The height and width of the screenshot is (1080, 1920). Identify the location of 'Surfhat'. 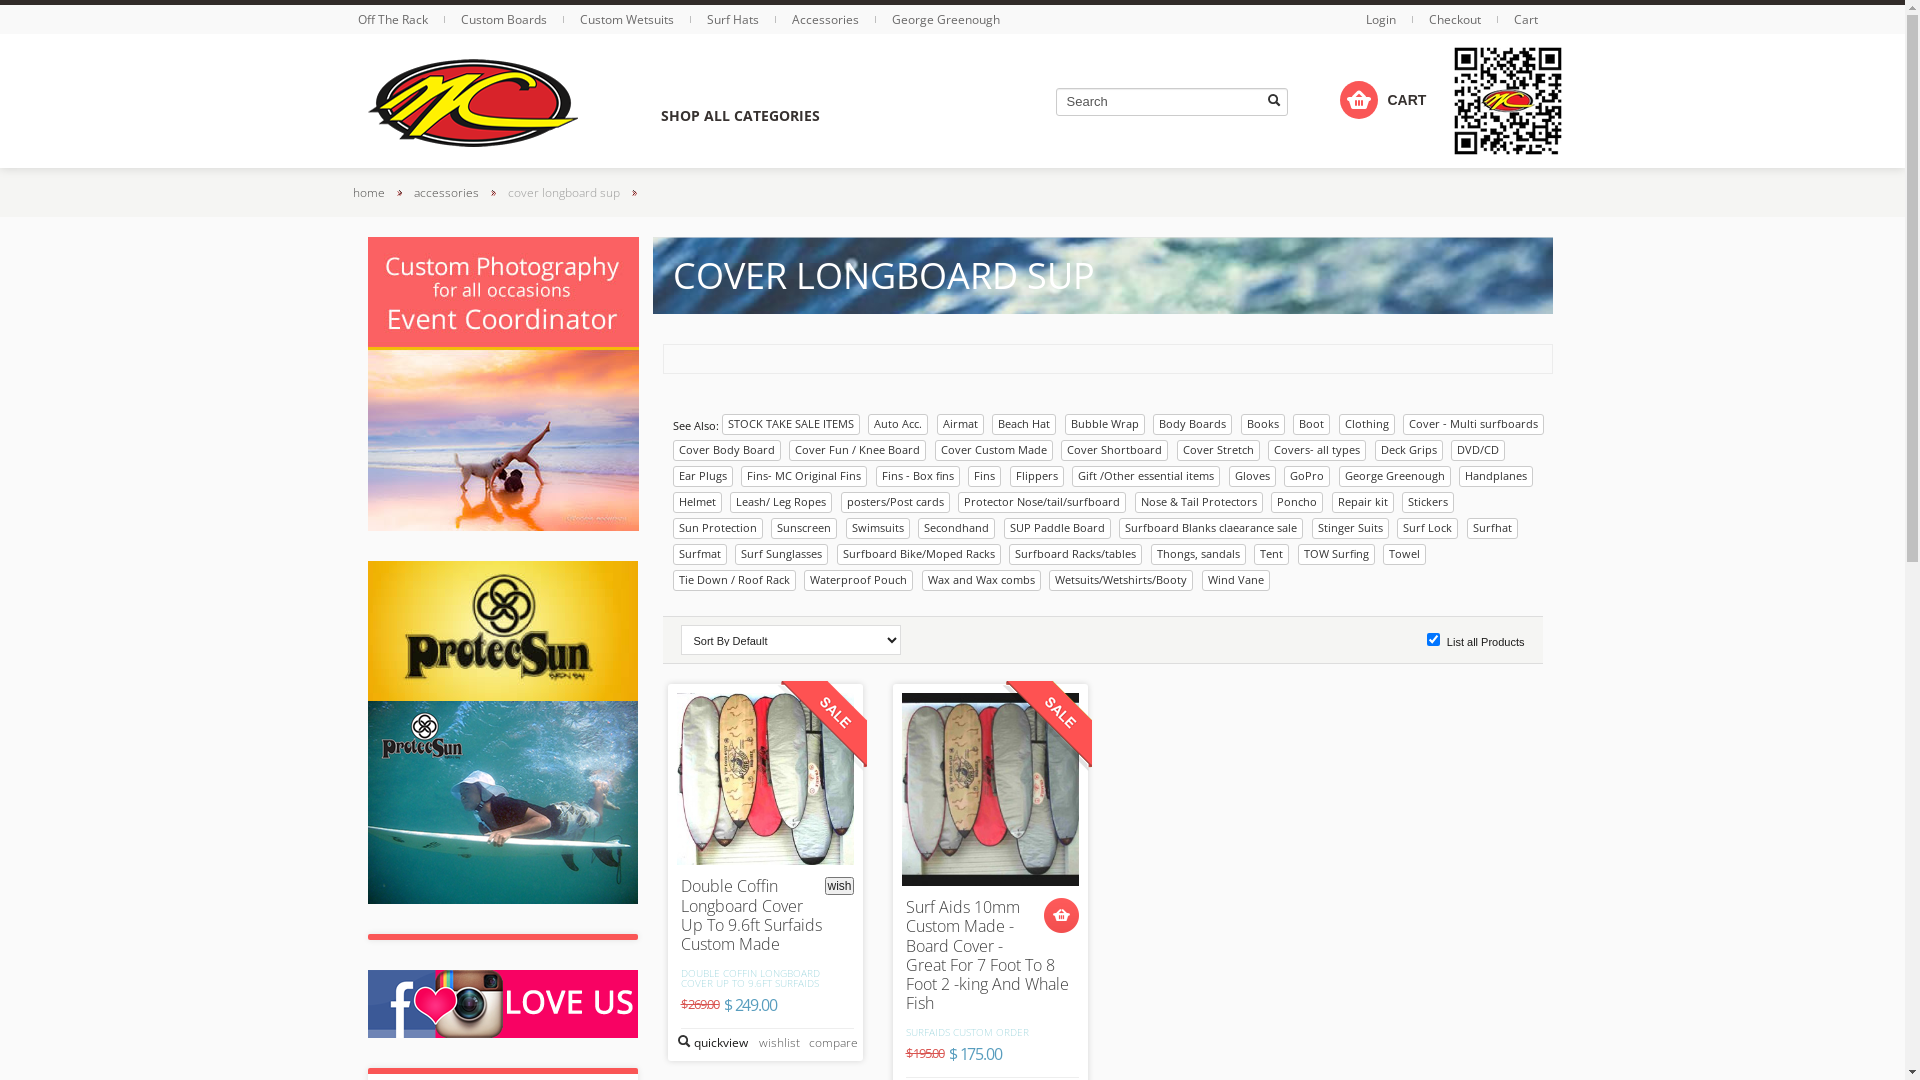
(1491, 527).